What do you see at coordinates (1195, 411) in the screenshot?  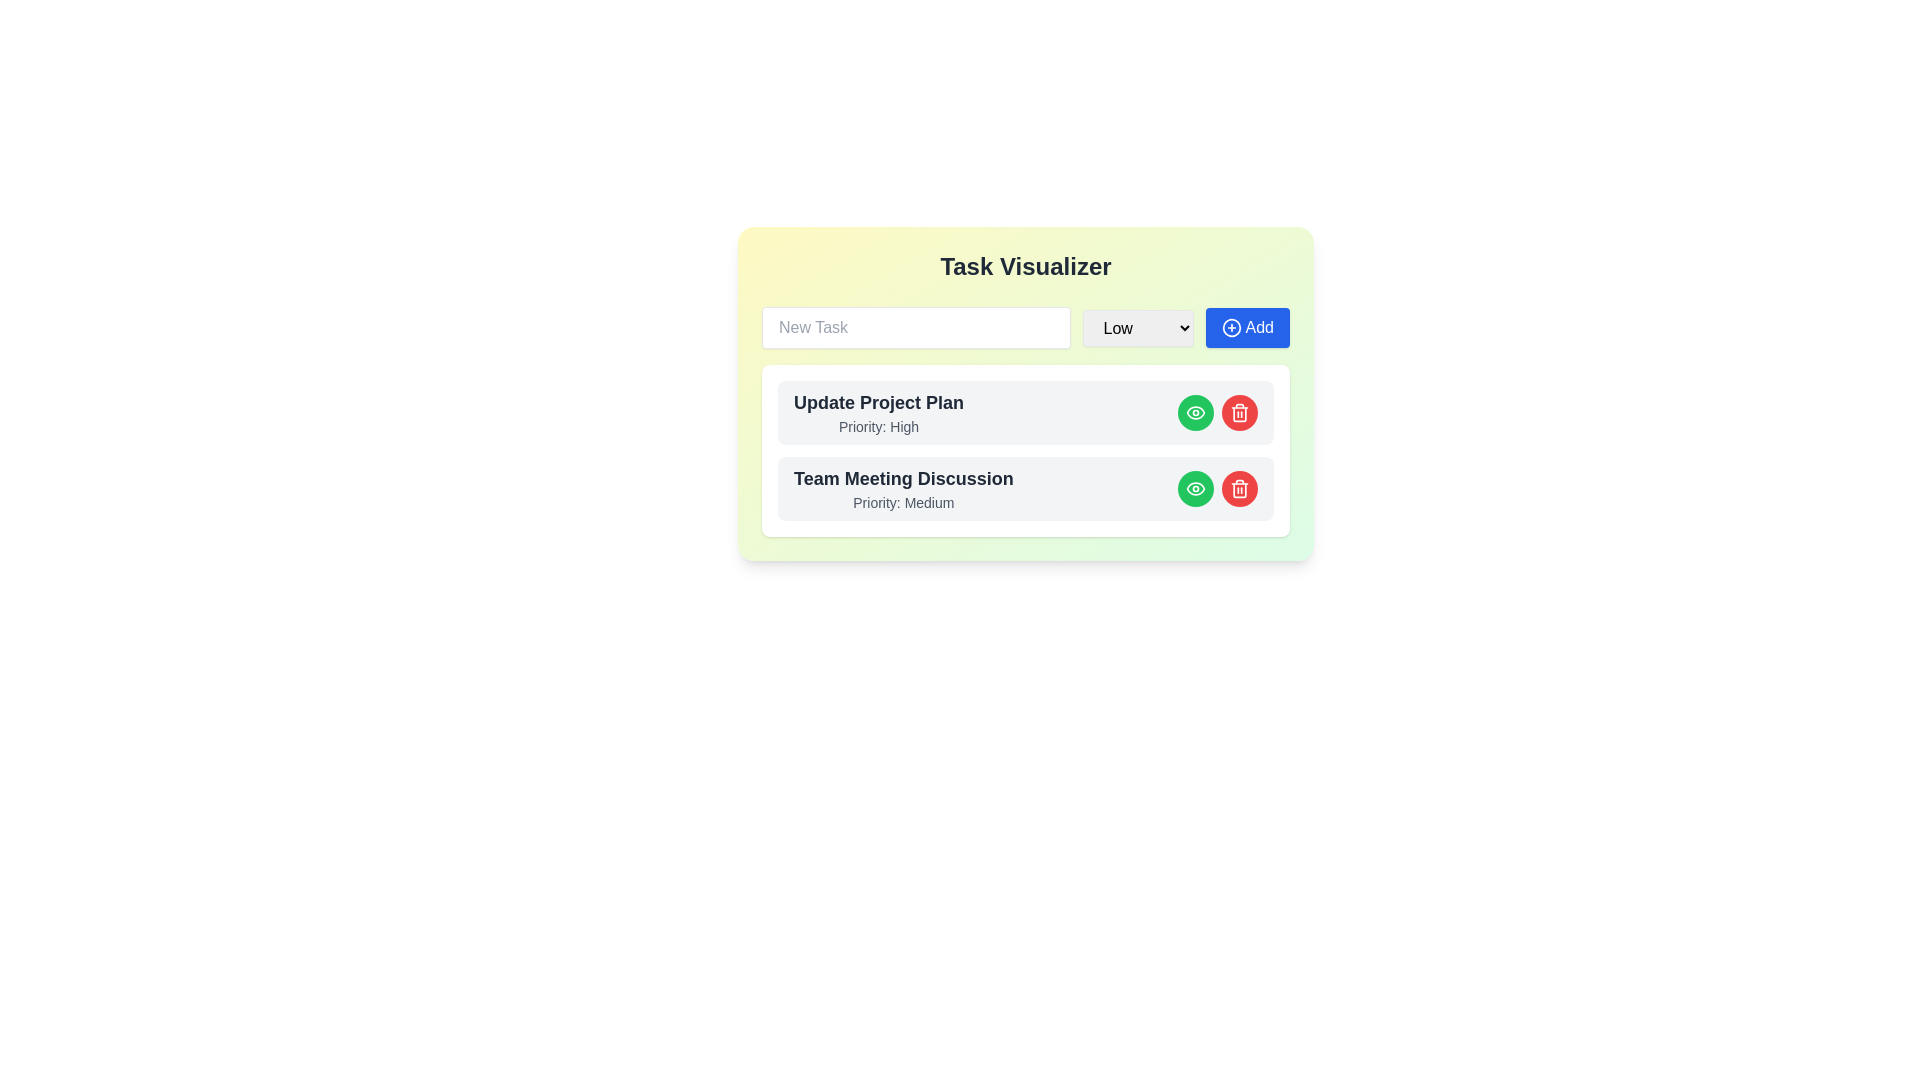 I see `the Icon Button located to the right of 'Update Project Plan'` at bounding box center [1195, 411].